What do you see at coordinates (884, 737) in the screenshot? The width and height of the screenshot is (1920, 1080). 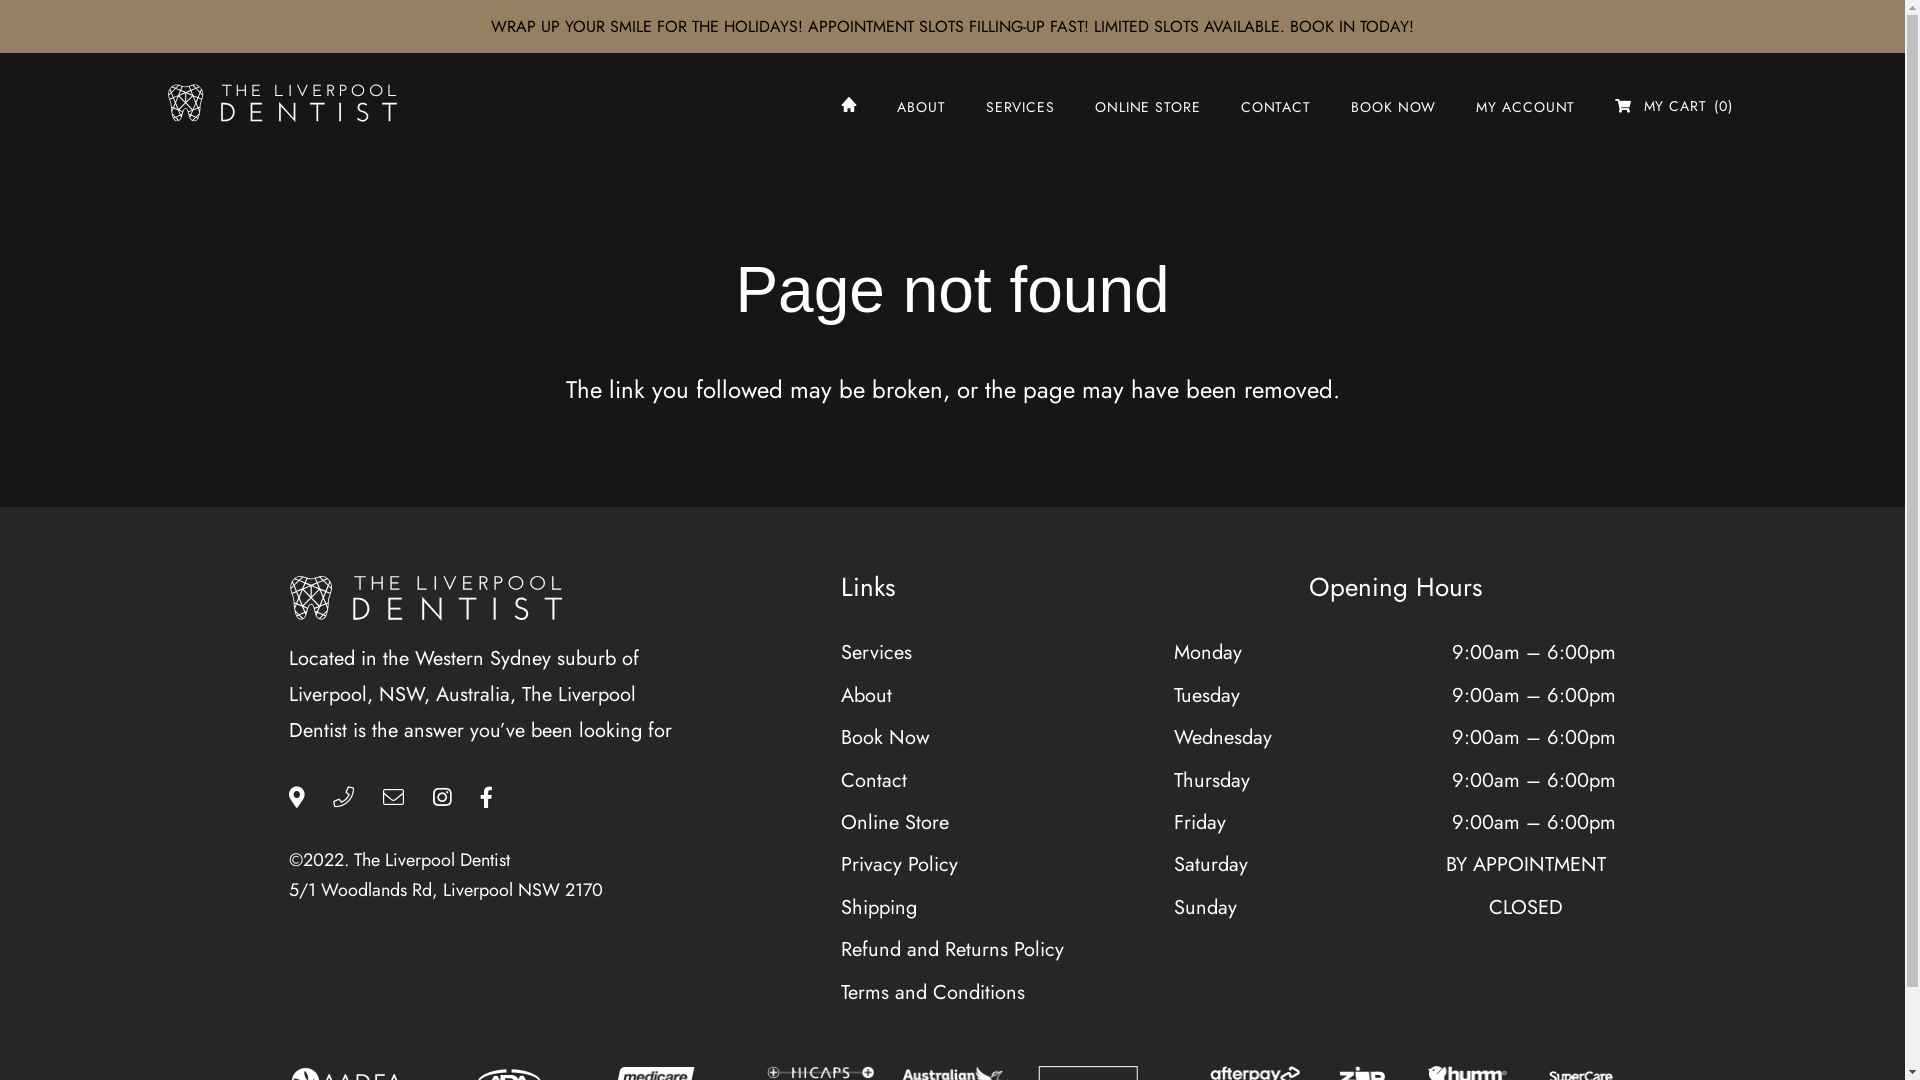 I see `'Book Now'` at bounding box center [884, 737].